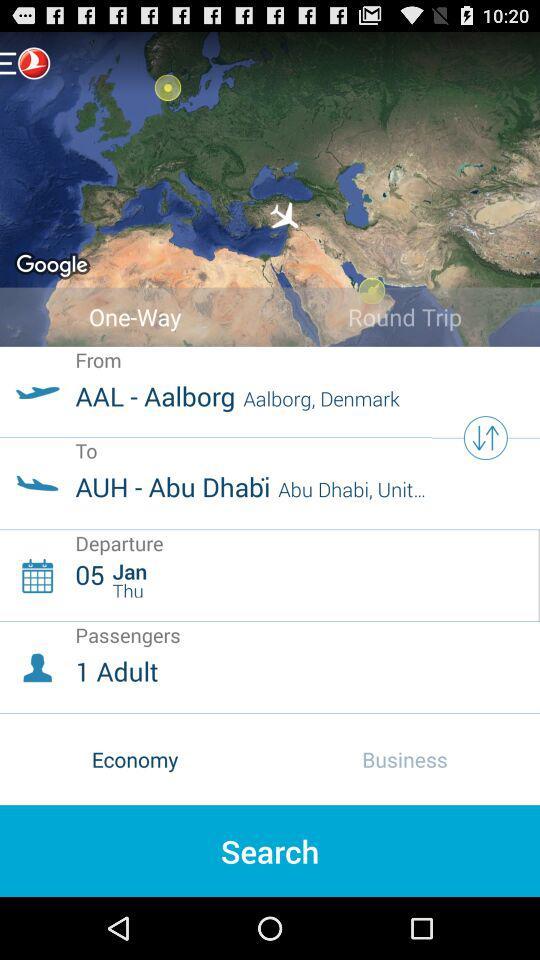 The width and height of the screenshot is (540, 960). Describe the element at coordinates (24, 62) in the screenshot. I see `open menu` at that location.